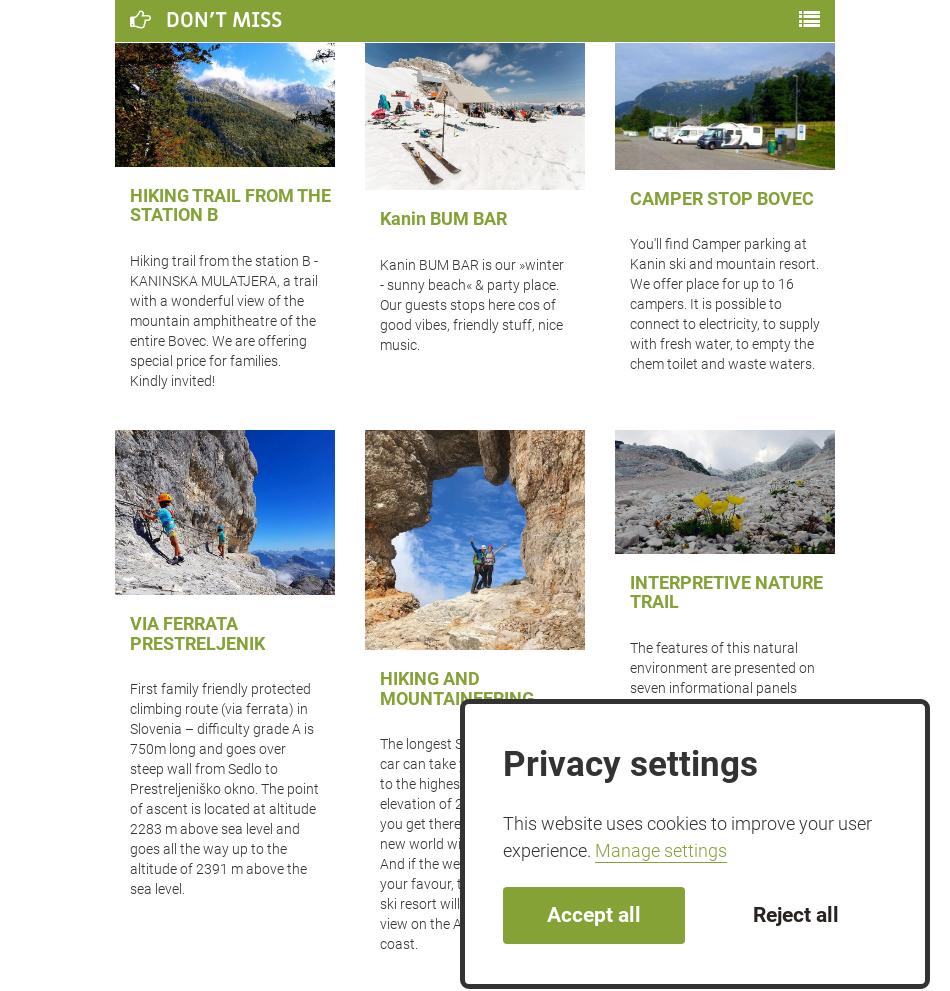  I want to click on 'Hiking trail from the station B - KANINSKA MULATJERA, a trail with a wonderful view of the mountain amphitheatre of the entire Bovec. We are offering special price for families.
Kindly invited!', so click(224, 319).